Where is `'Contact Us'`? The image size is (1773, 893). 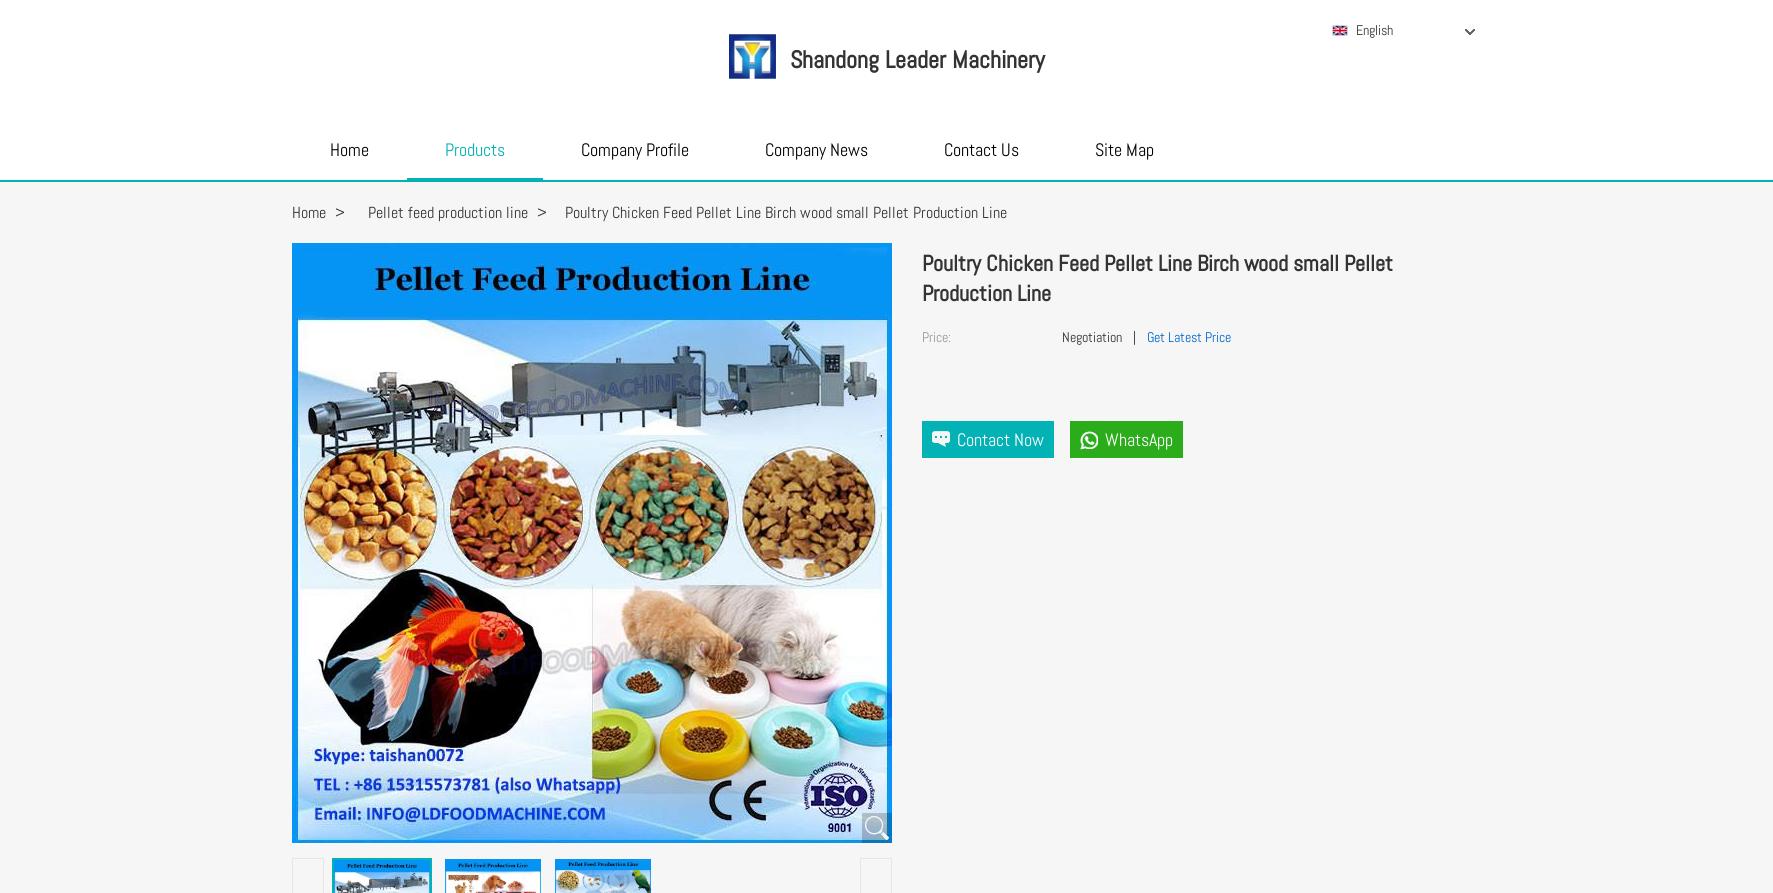 'Contact Us' is located at coordinates (980, 149).